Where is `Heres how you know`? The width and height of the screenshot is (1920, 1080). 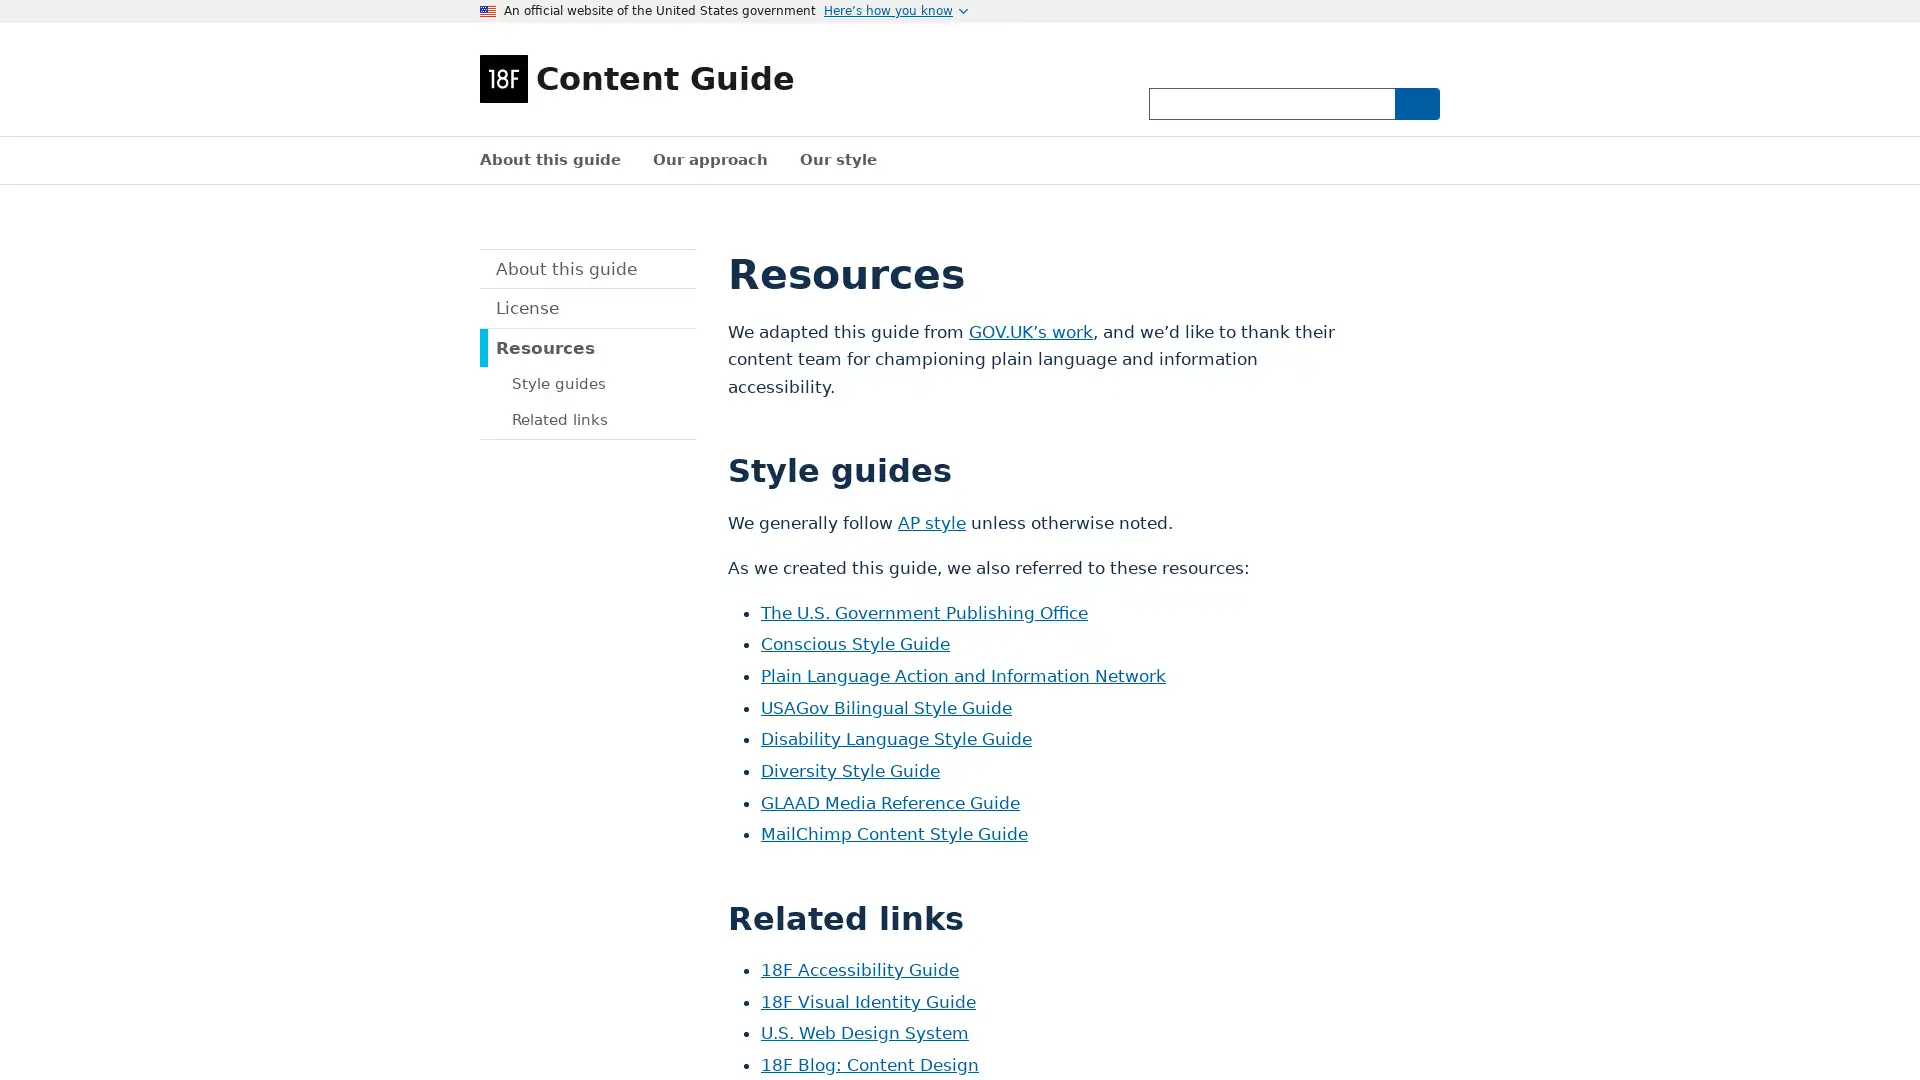
Heres how you know is located at coordinates (895, 11).